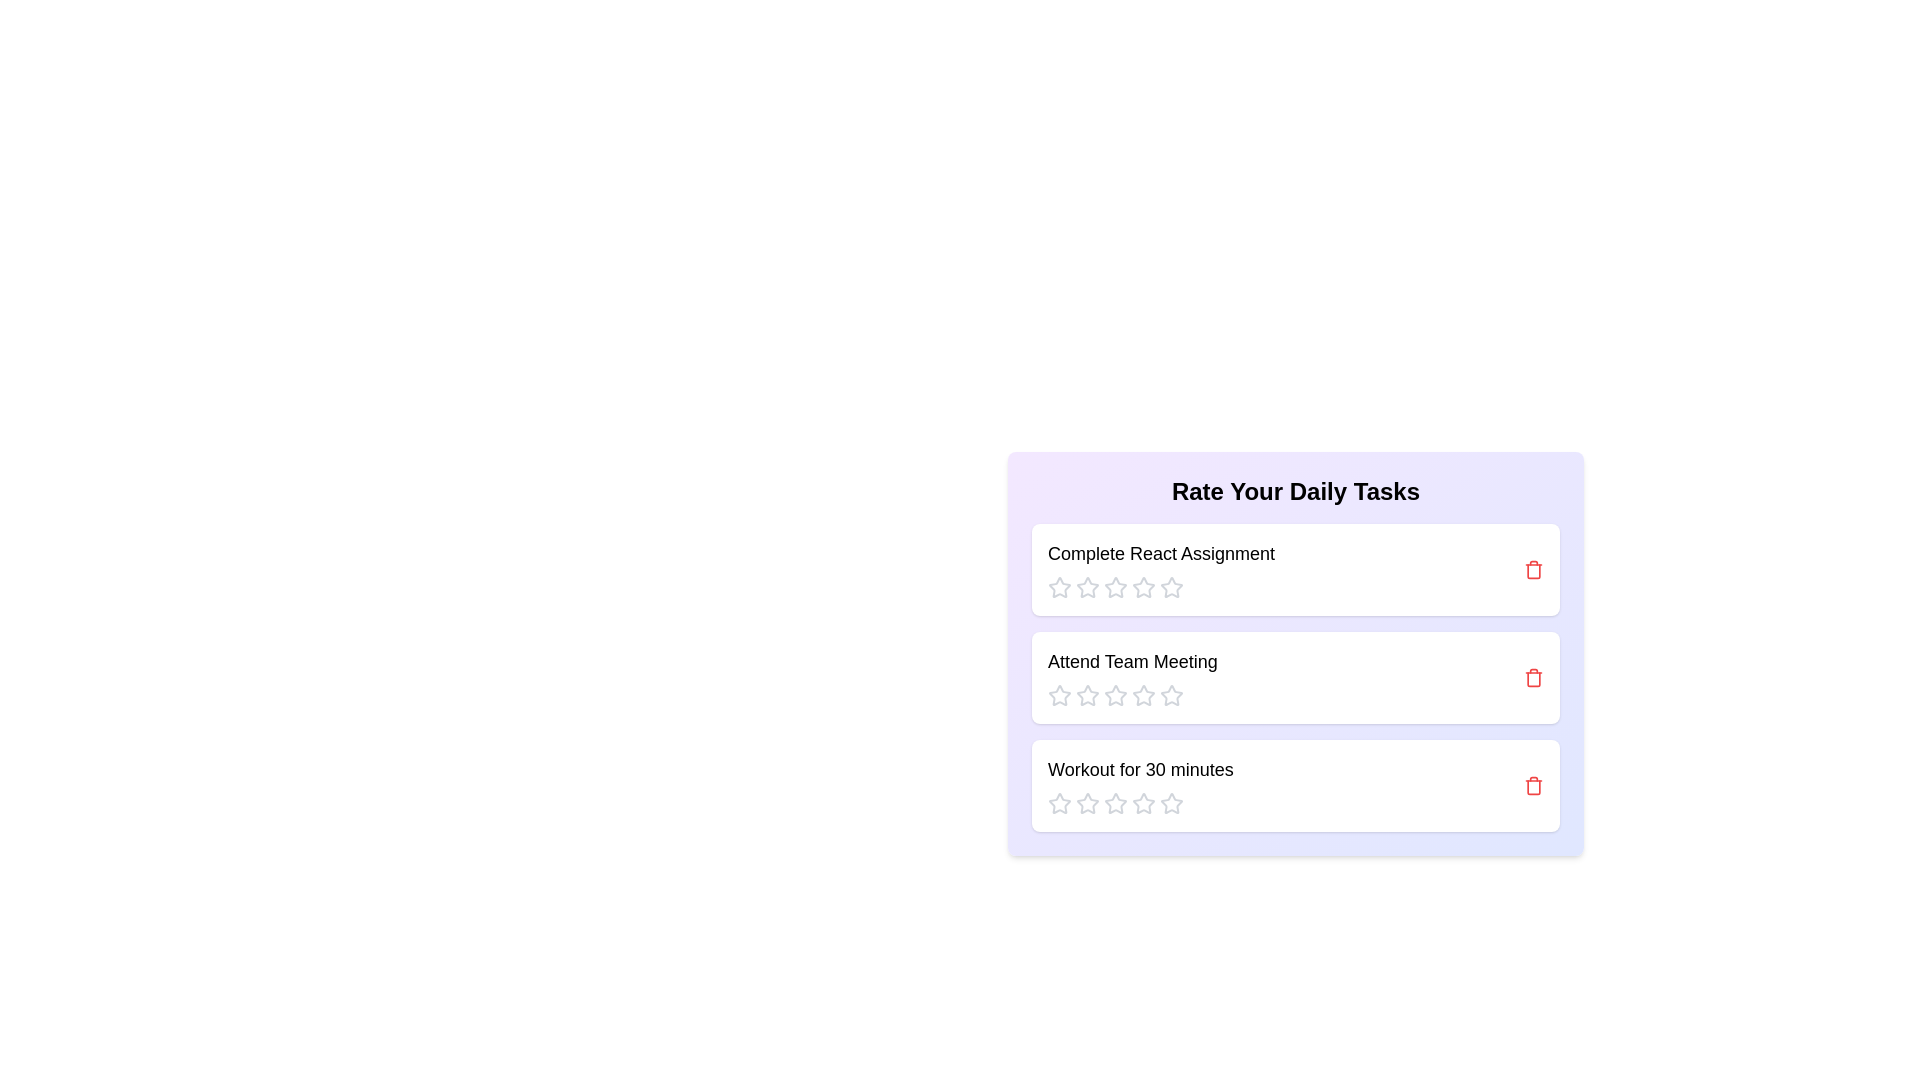 The height and width of the screenshot is (1080, 1920). Describe the element at coordinates (1533, 677) in the screenshot. I see `trash icon to remove the task Attend Team Meeting` at that location.